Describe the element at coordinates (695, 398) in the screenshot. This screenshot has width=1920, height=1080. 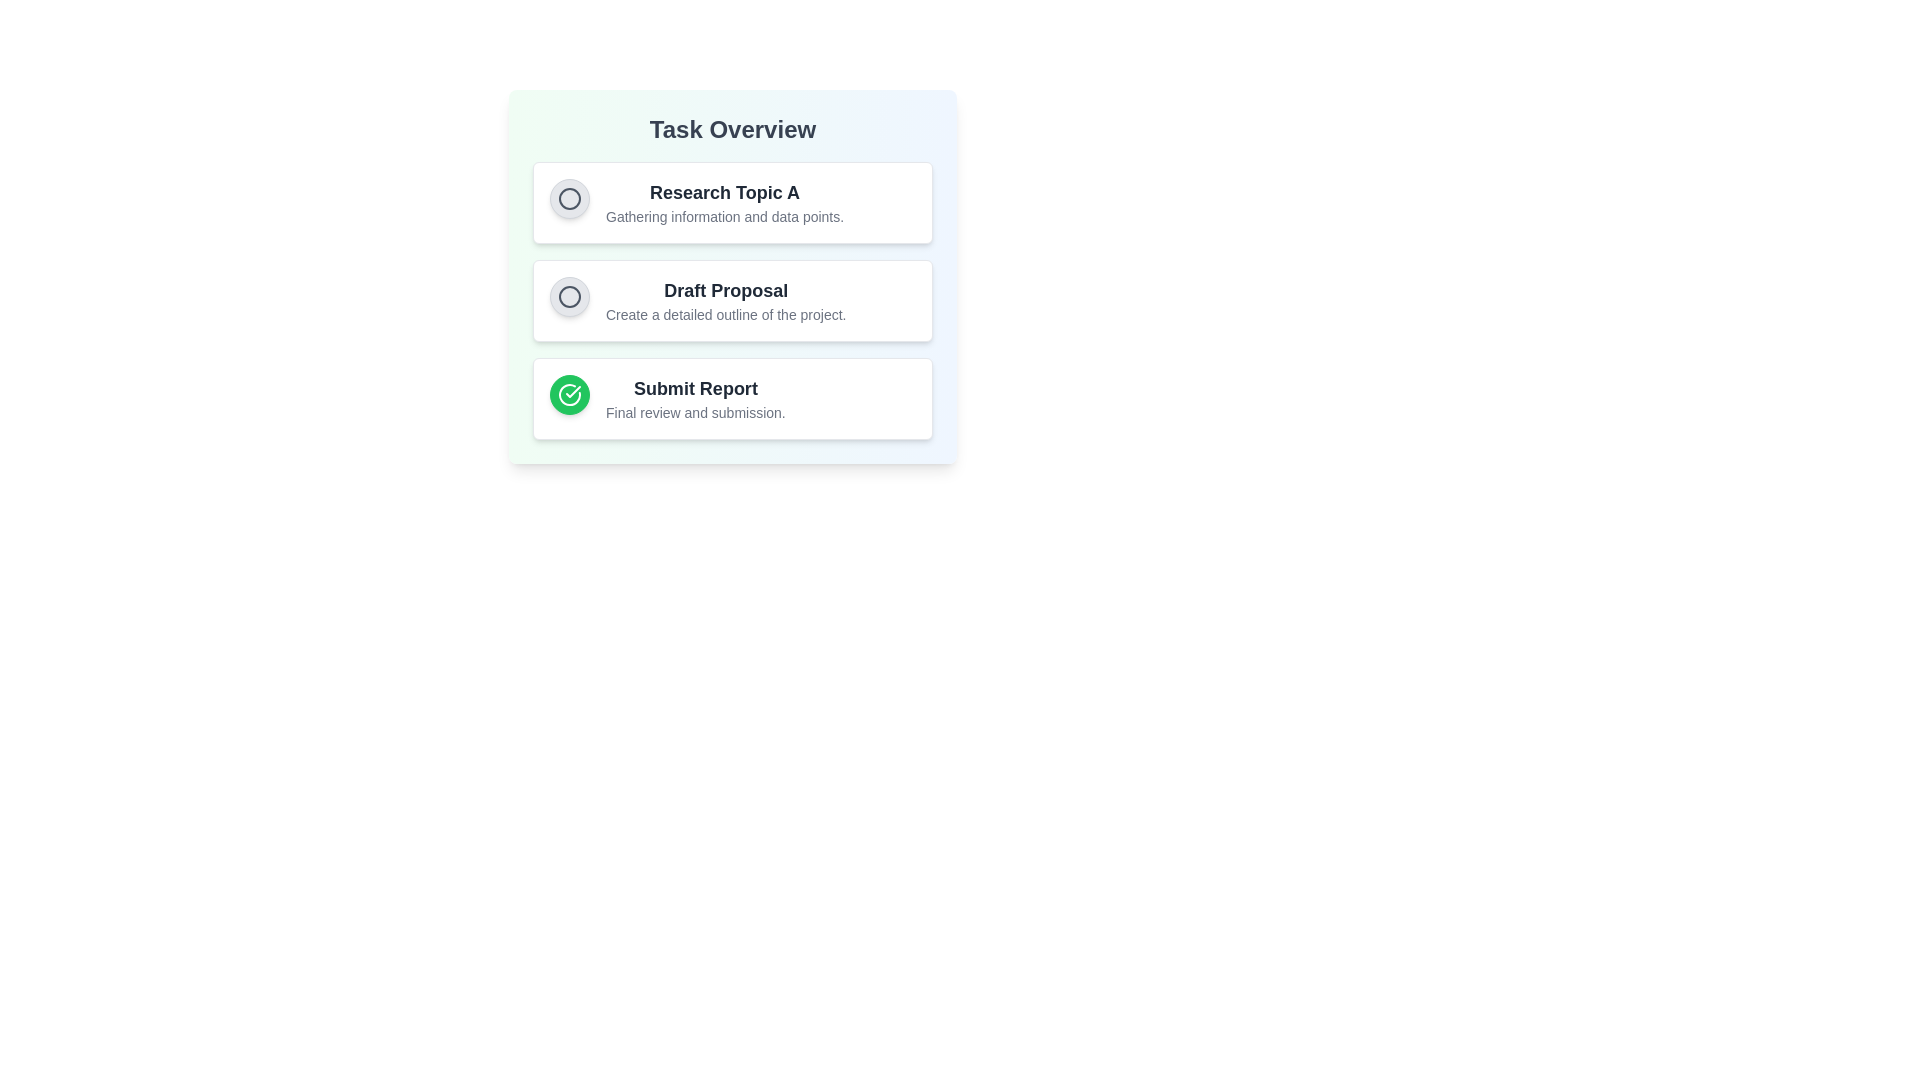
I see `task labeled 'Submit Report' within the card-like structure located in the third row of the 'Task Overview' sequence` at that location.